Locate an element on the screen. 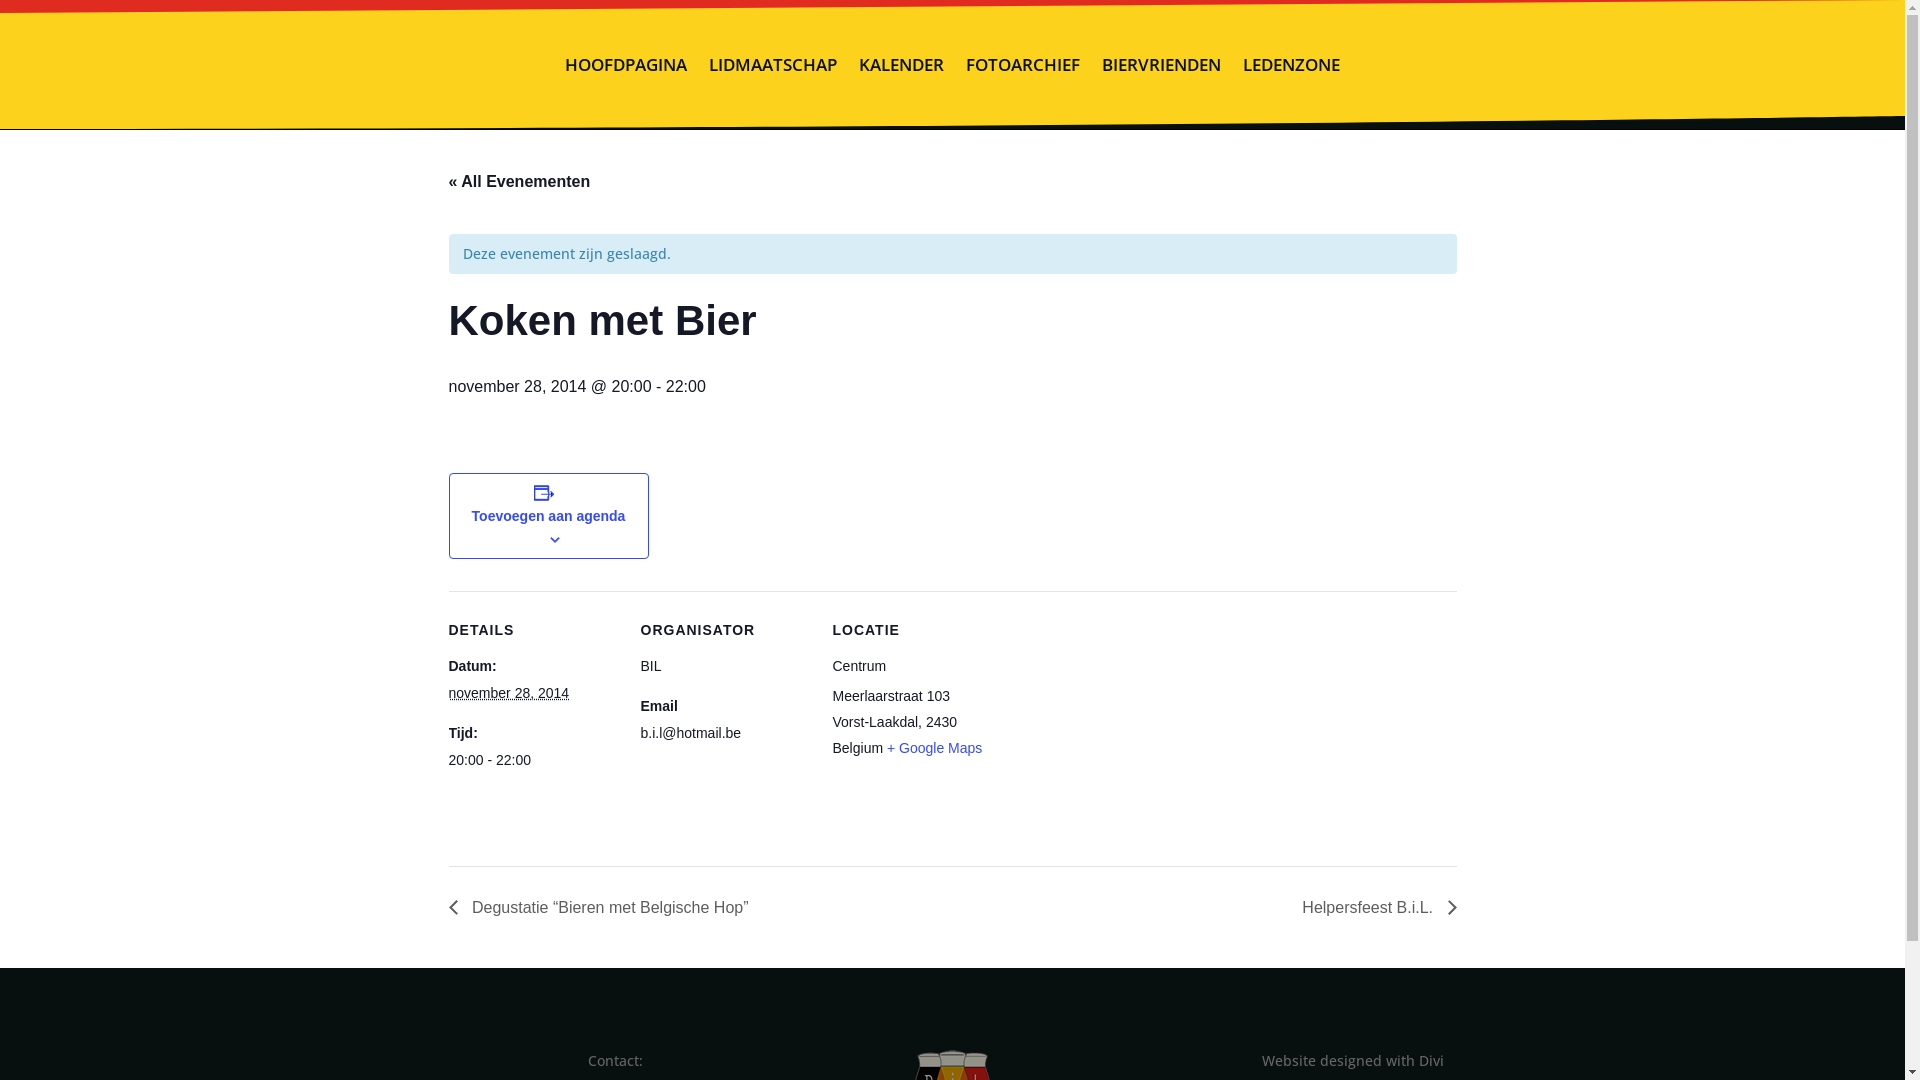 The height and width of the screenshot is (1080, 1920). 'Helpersfeest B.i.L.' is located at coordinates (1372, 907).